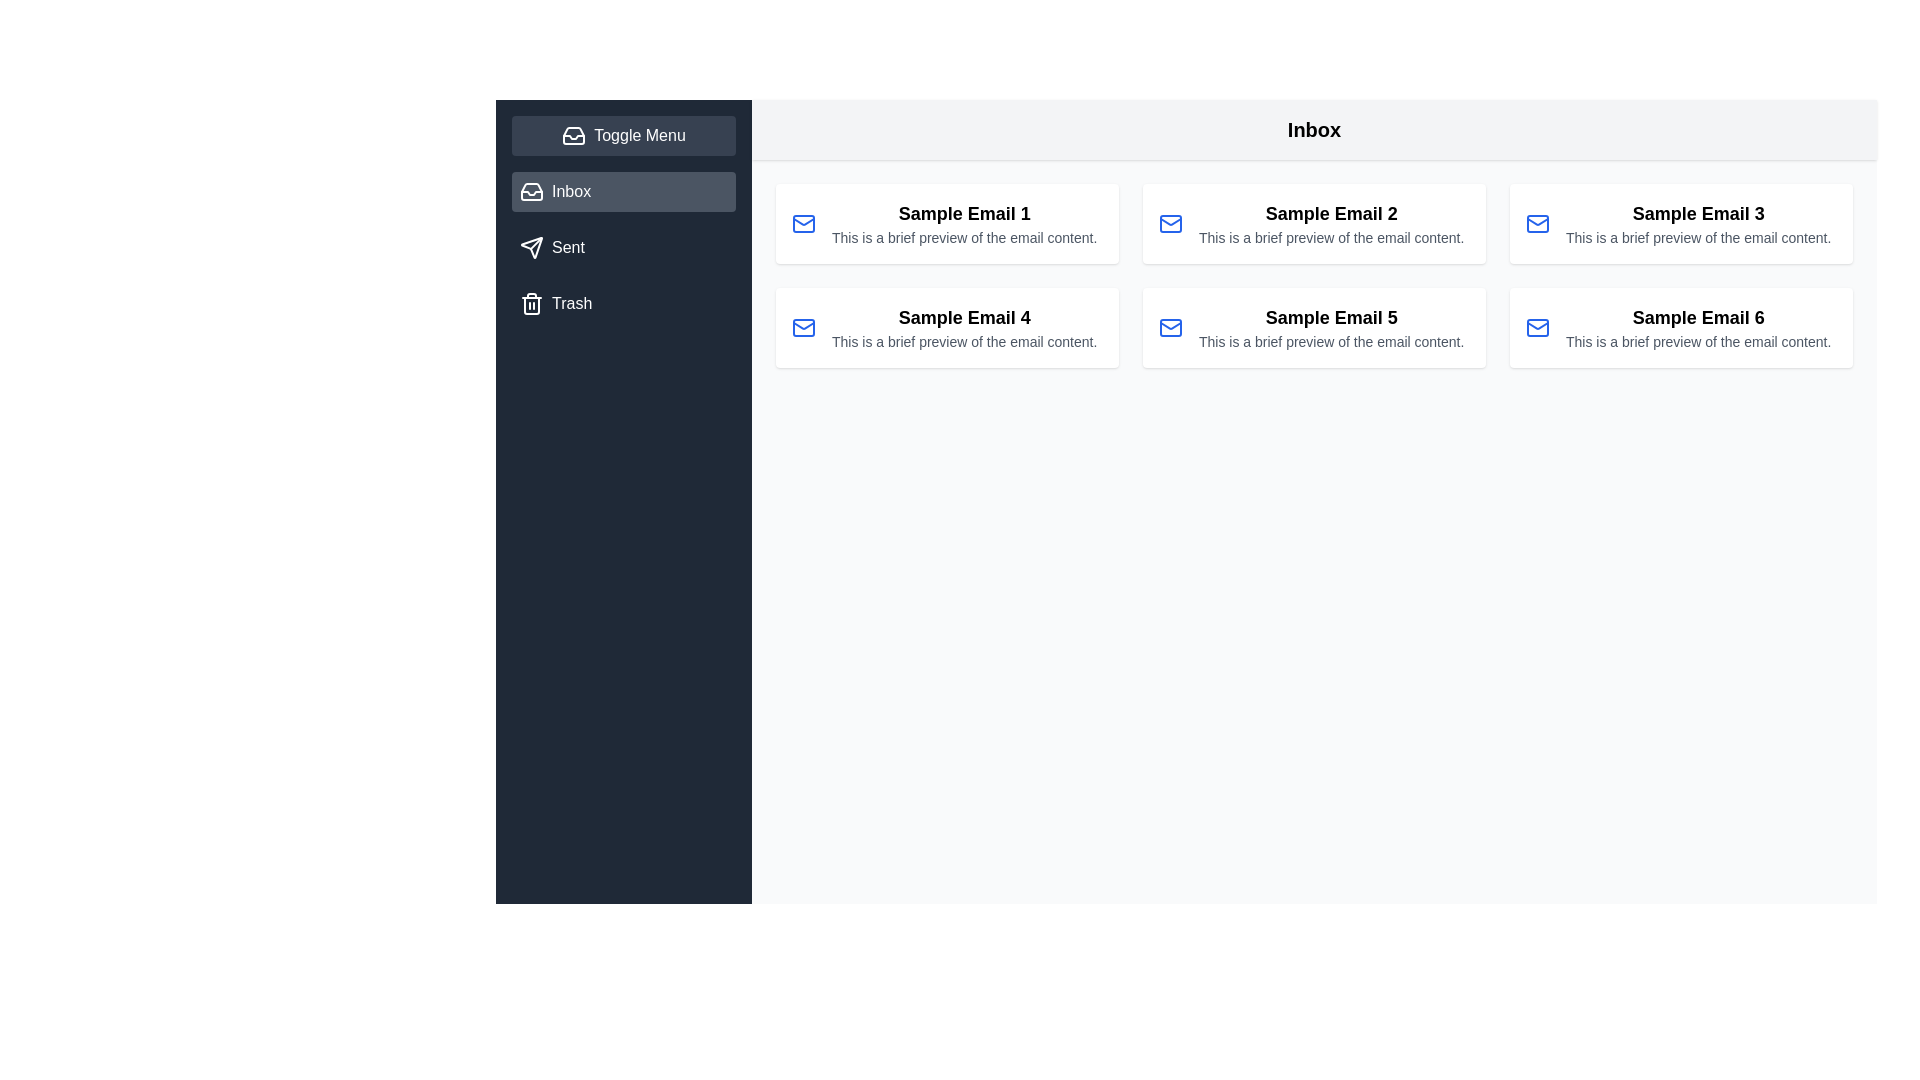  Describe the element at coordinates (532, 246) in the screenshot. I see `the 'Send' icon, which resembles a stylized paper airplane, located adjacent to the left side of the 'Sent' navigation item in the sidebar` at that location.